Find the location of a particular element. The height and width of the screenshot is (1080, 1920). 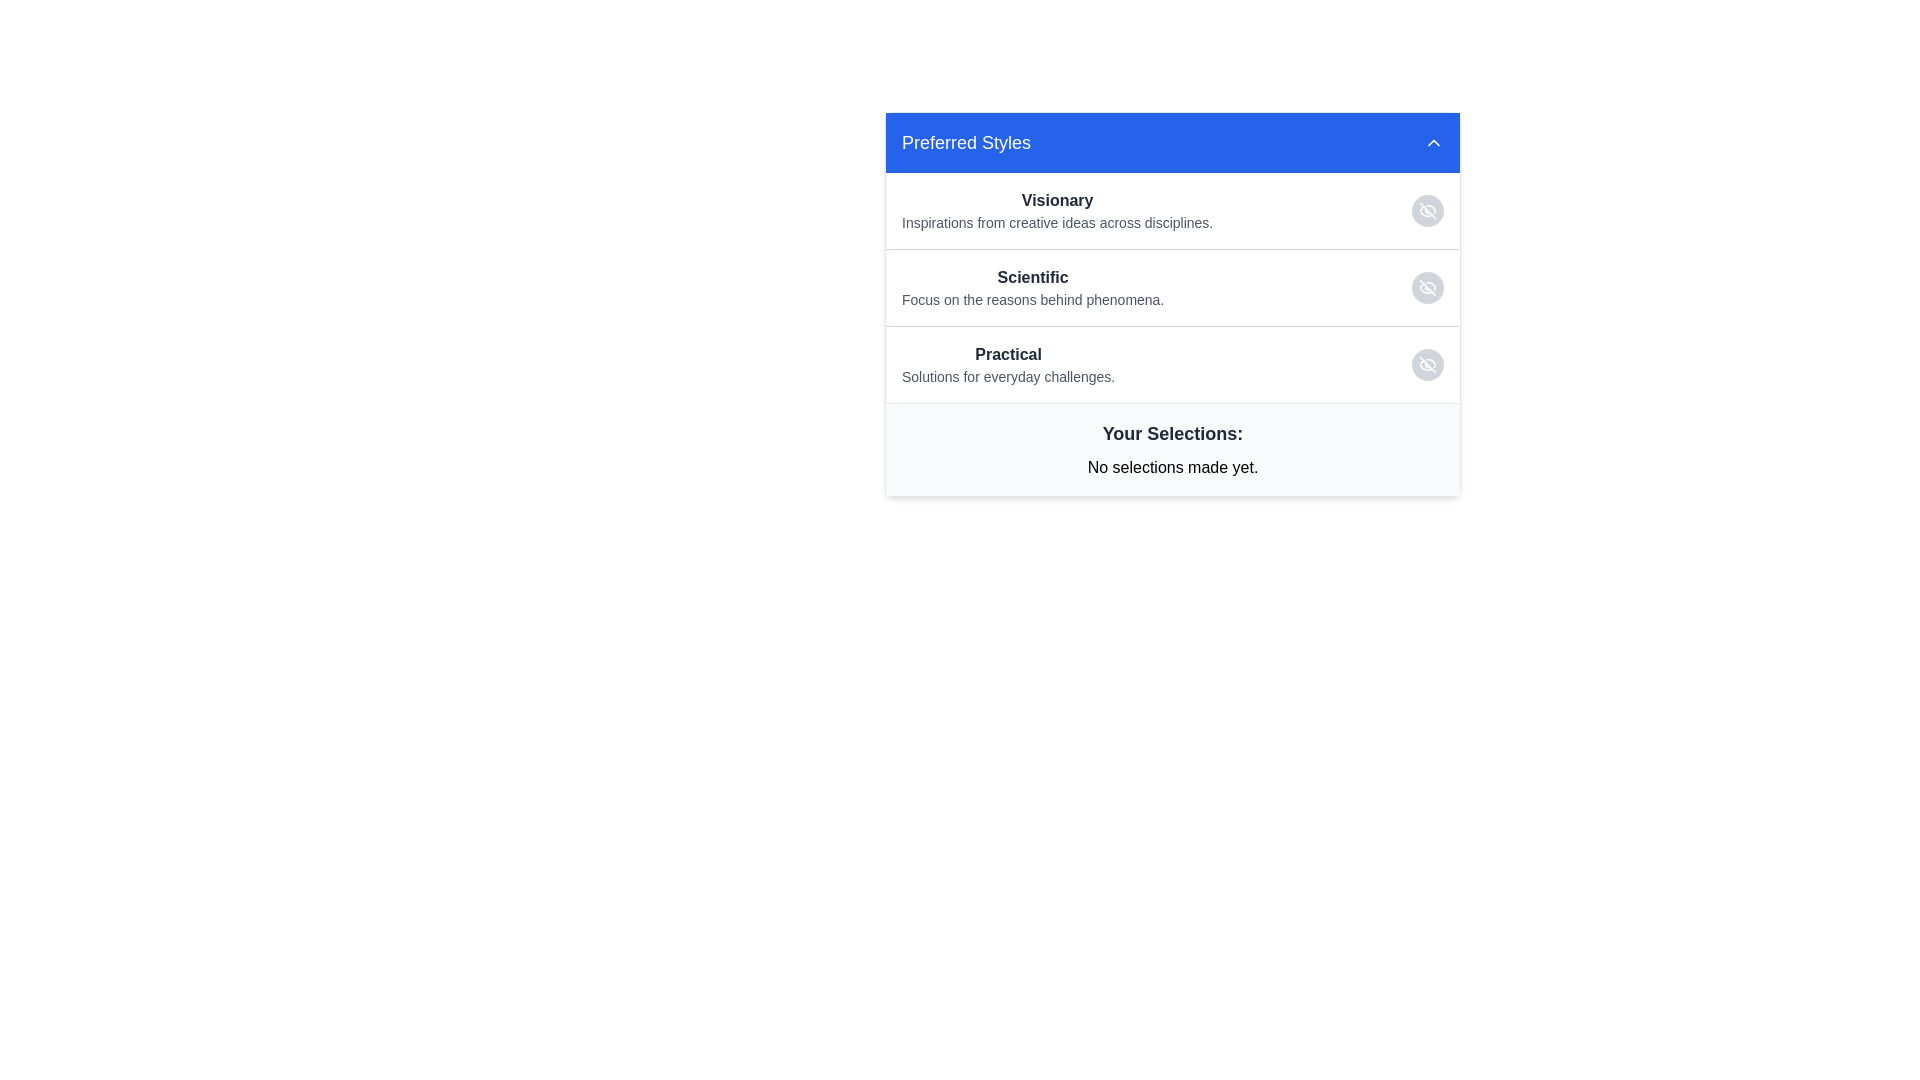

the text label reading 'Visionary', which is styled with a bold font weight and dark gray color, positioned at the top of the section labeled 'Preferred Styles' is located at coordinates (1056, 200).